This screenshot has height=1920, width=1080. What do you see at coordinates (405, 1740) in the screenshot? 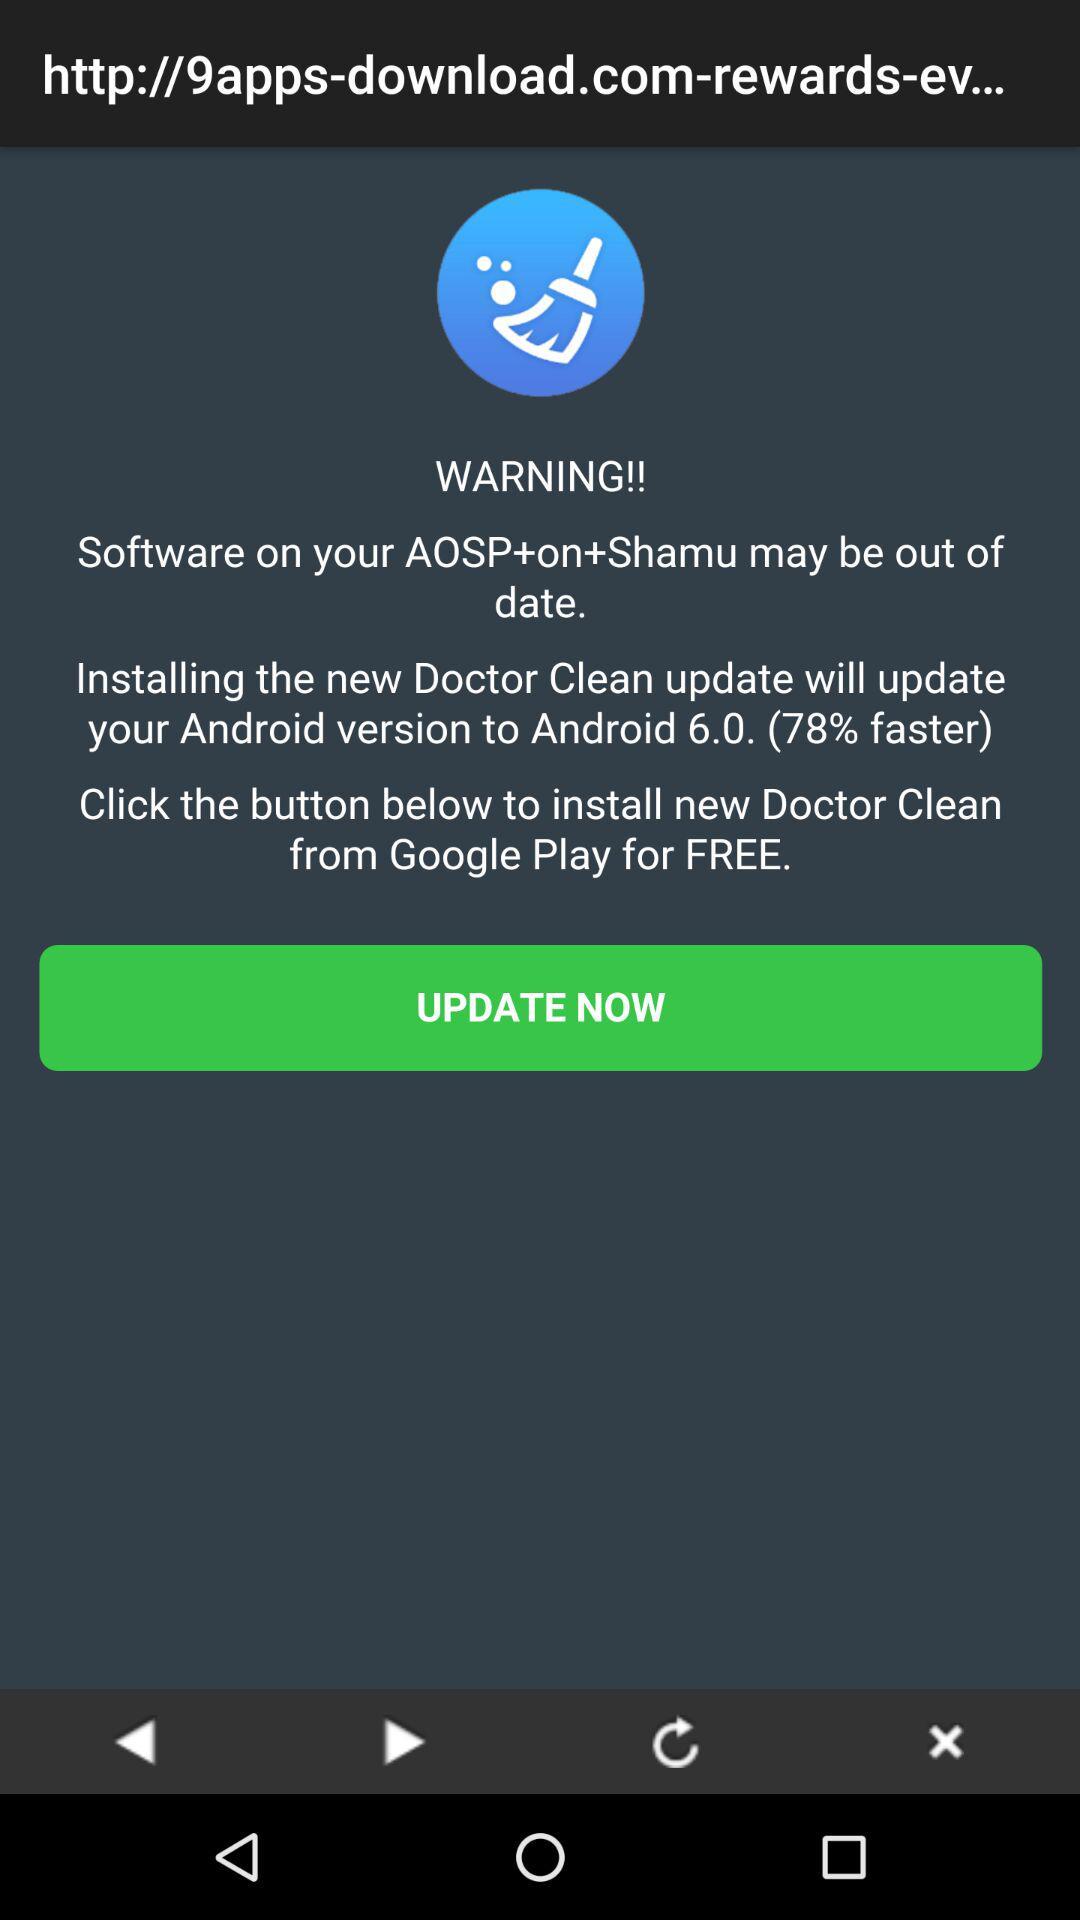
I see `next` at bounding box center [405, 1740].